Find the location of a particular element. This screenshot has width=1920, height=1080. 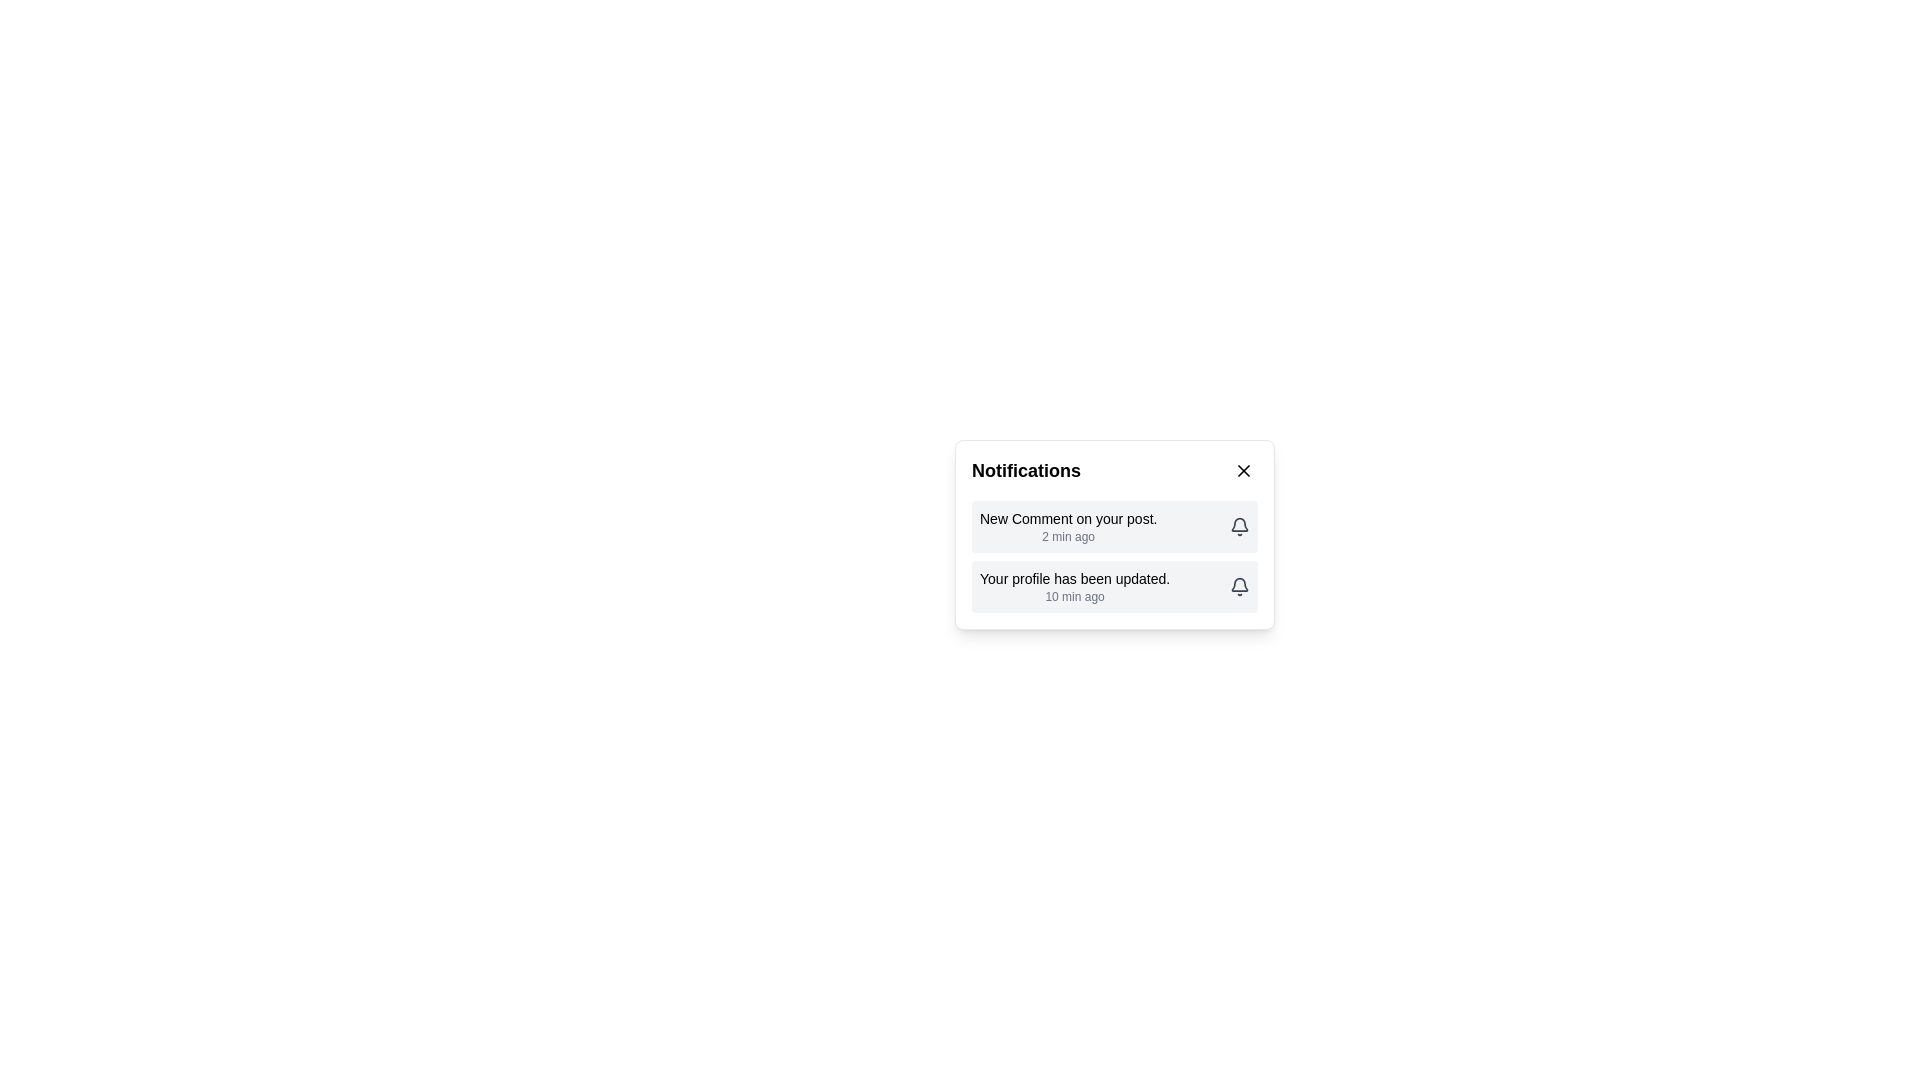

the gray bell icon, which is located on the far-right side of the notification about a comment is located at coordinates (1238, 526).